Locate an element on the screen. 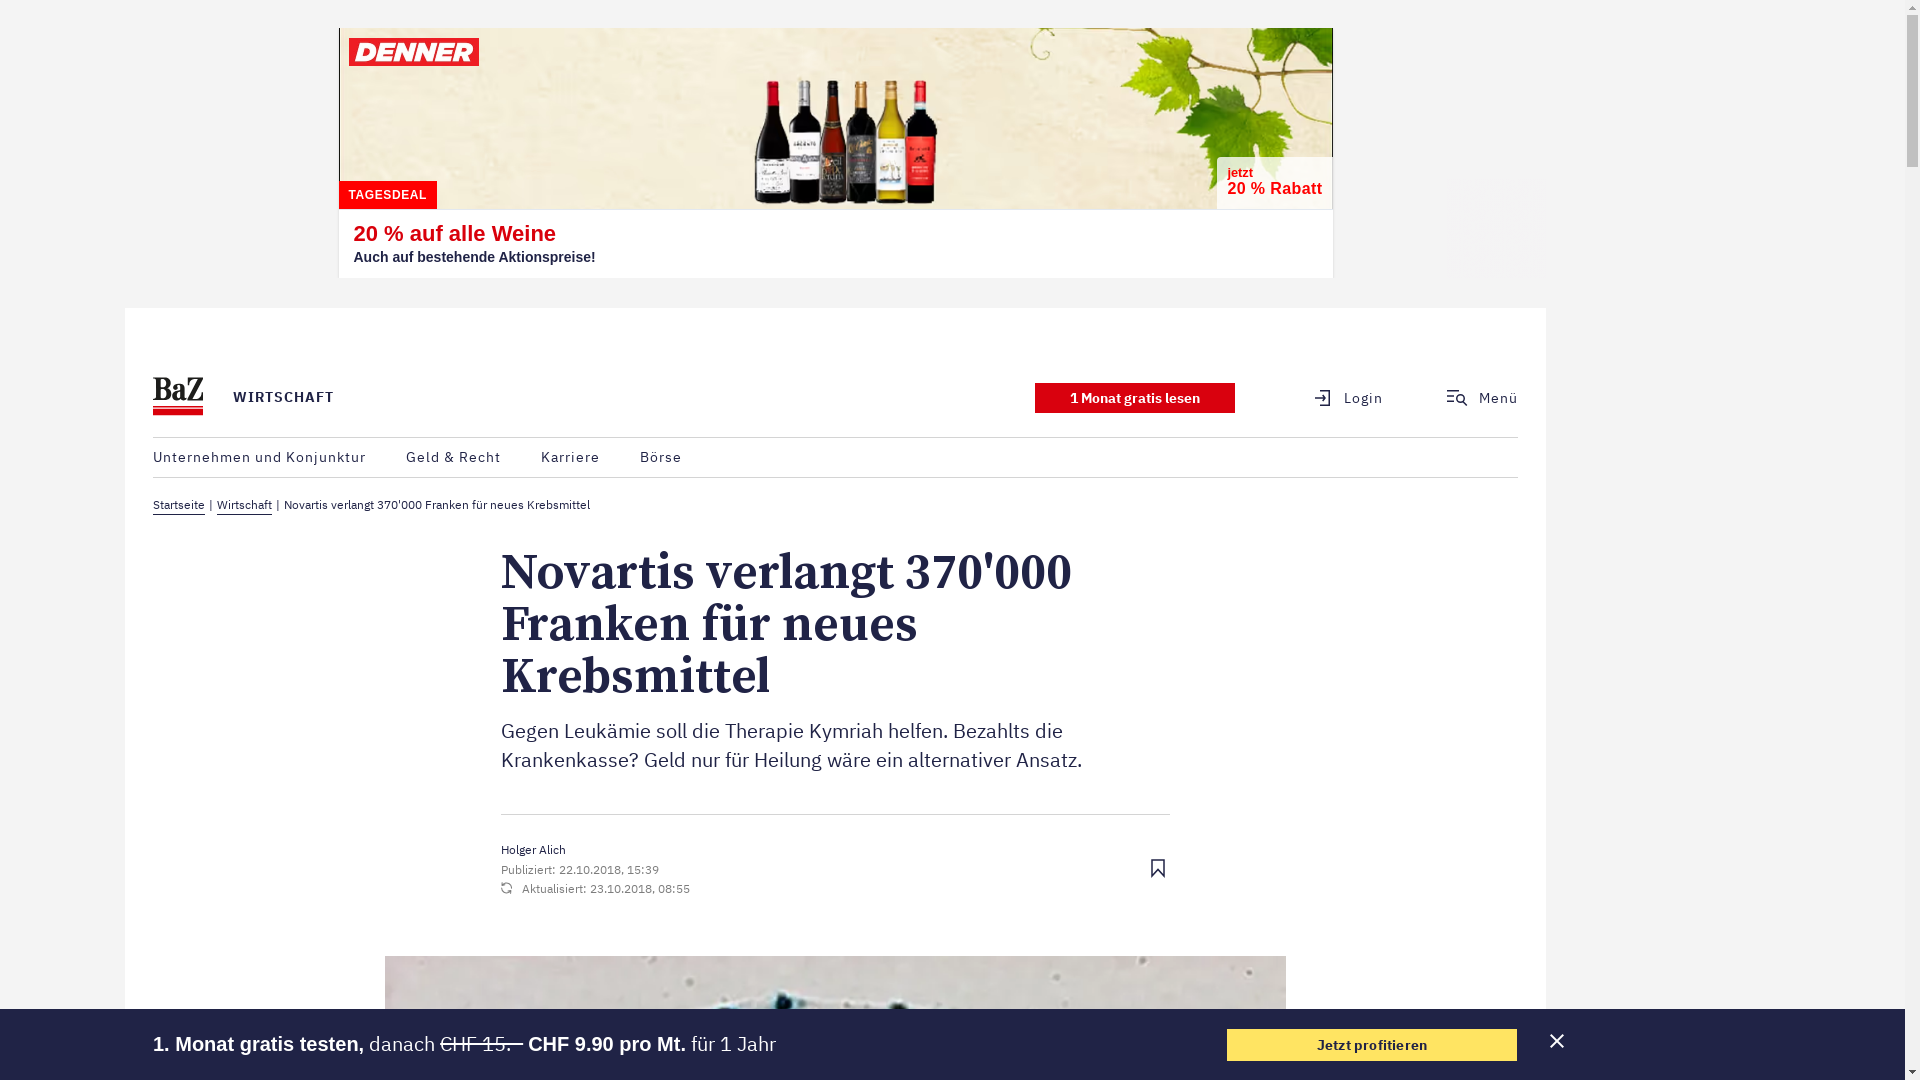  'Basler Zeitung' is located at coordinates (152, 397).